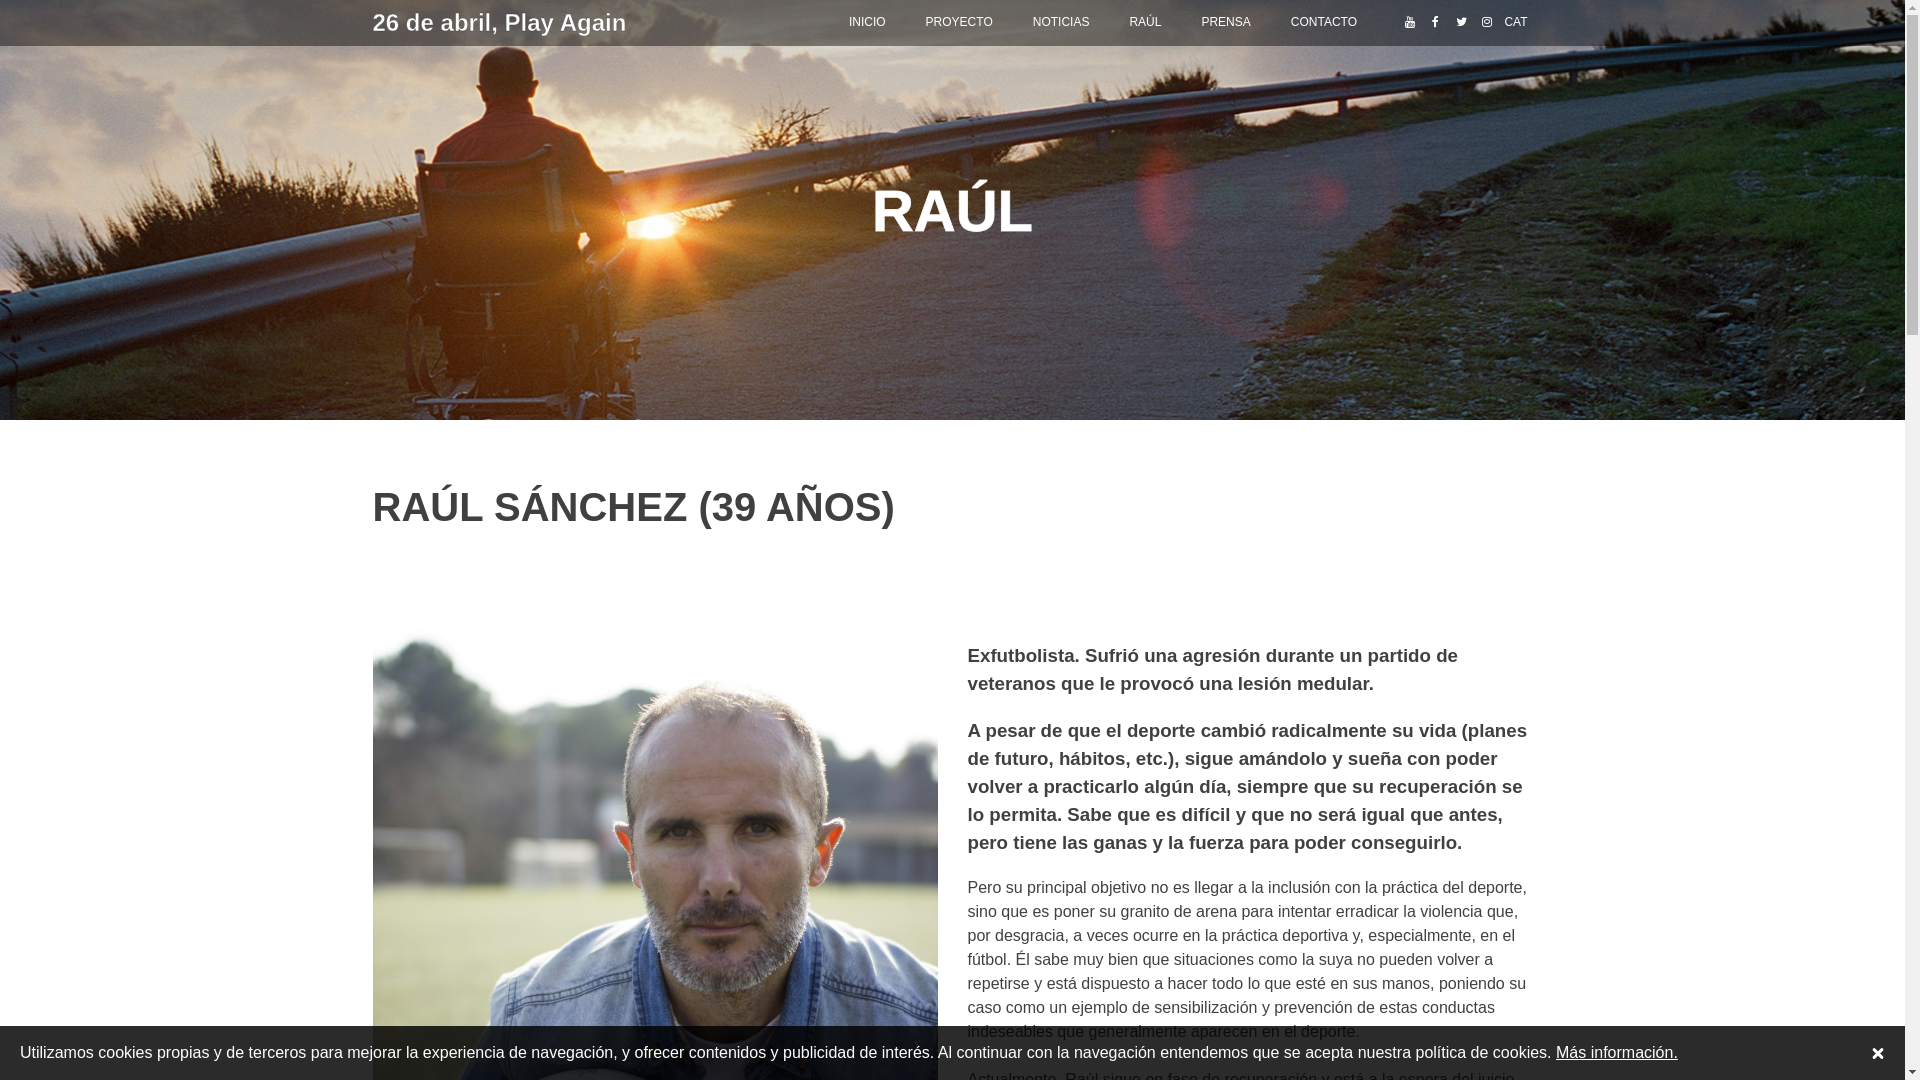  What do you see at coordinates (905, 23) in the screenshot?
I see `'PROYECTO'` at bounding box center [905, 23].